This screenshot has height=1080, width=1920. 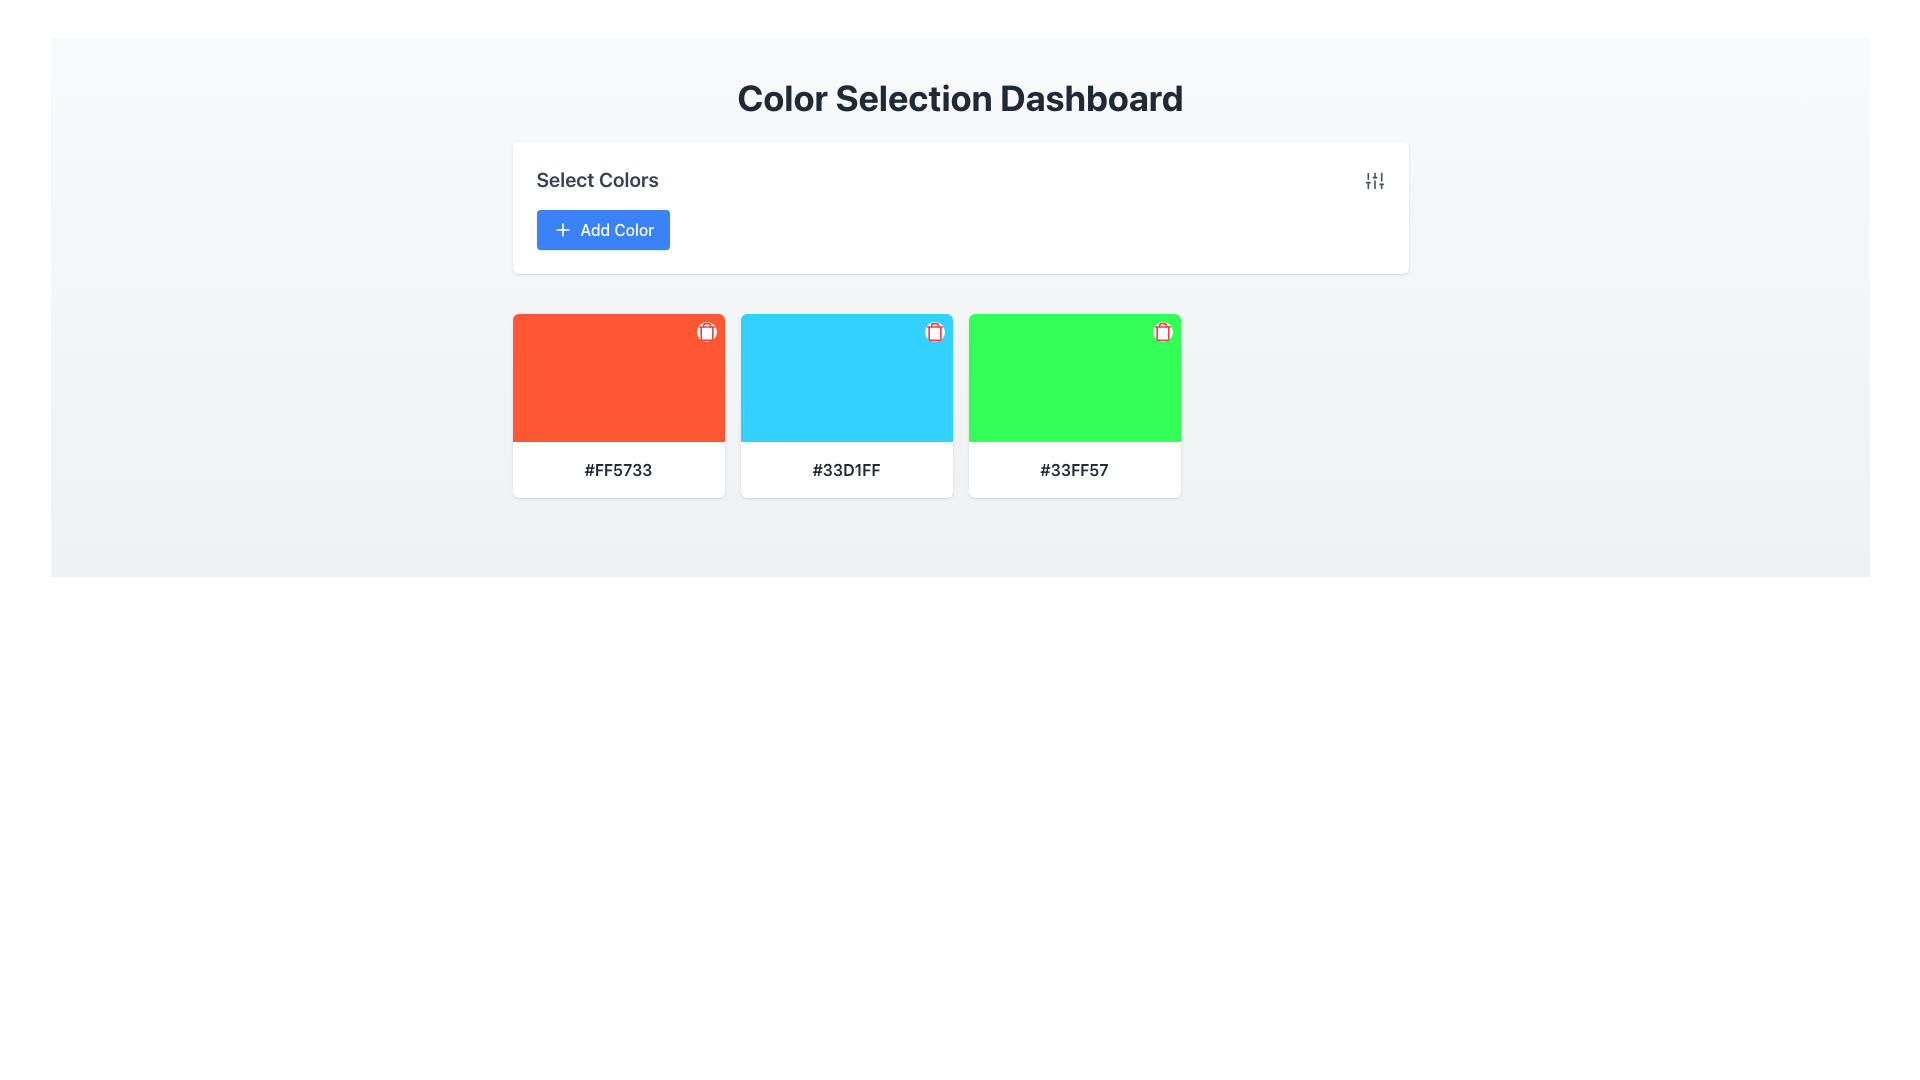 What do you see at coordinates (1373, 180) in the screenshot?
I see `the Icon button located in the top-right corner of the 'Select Colors' section header` at bounding box center [1373, 180].